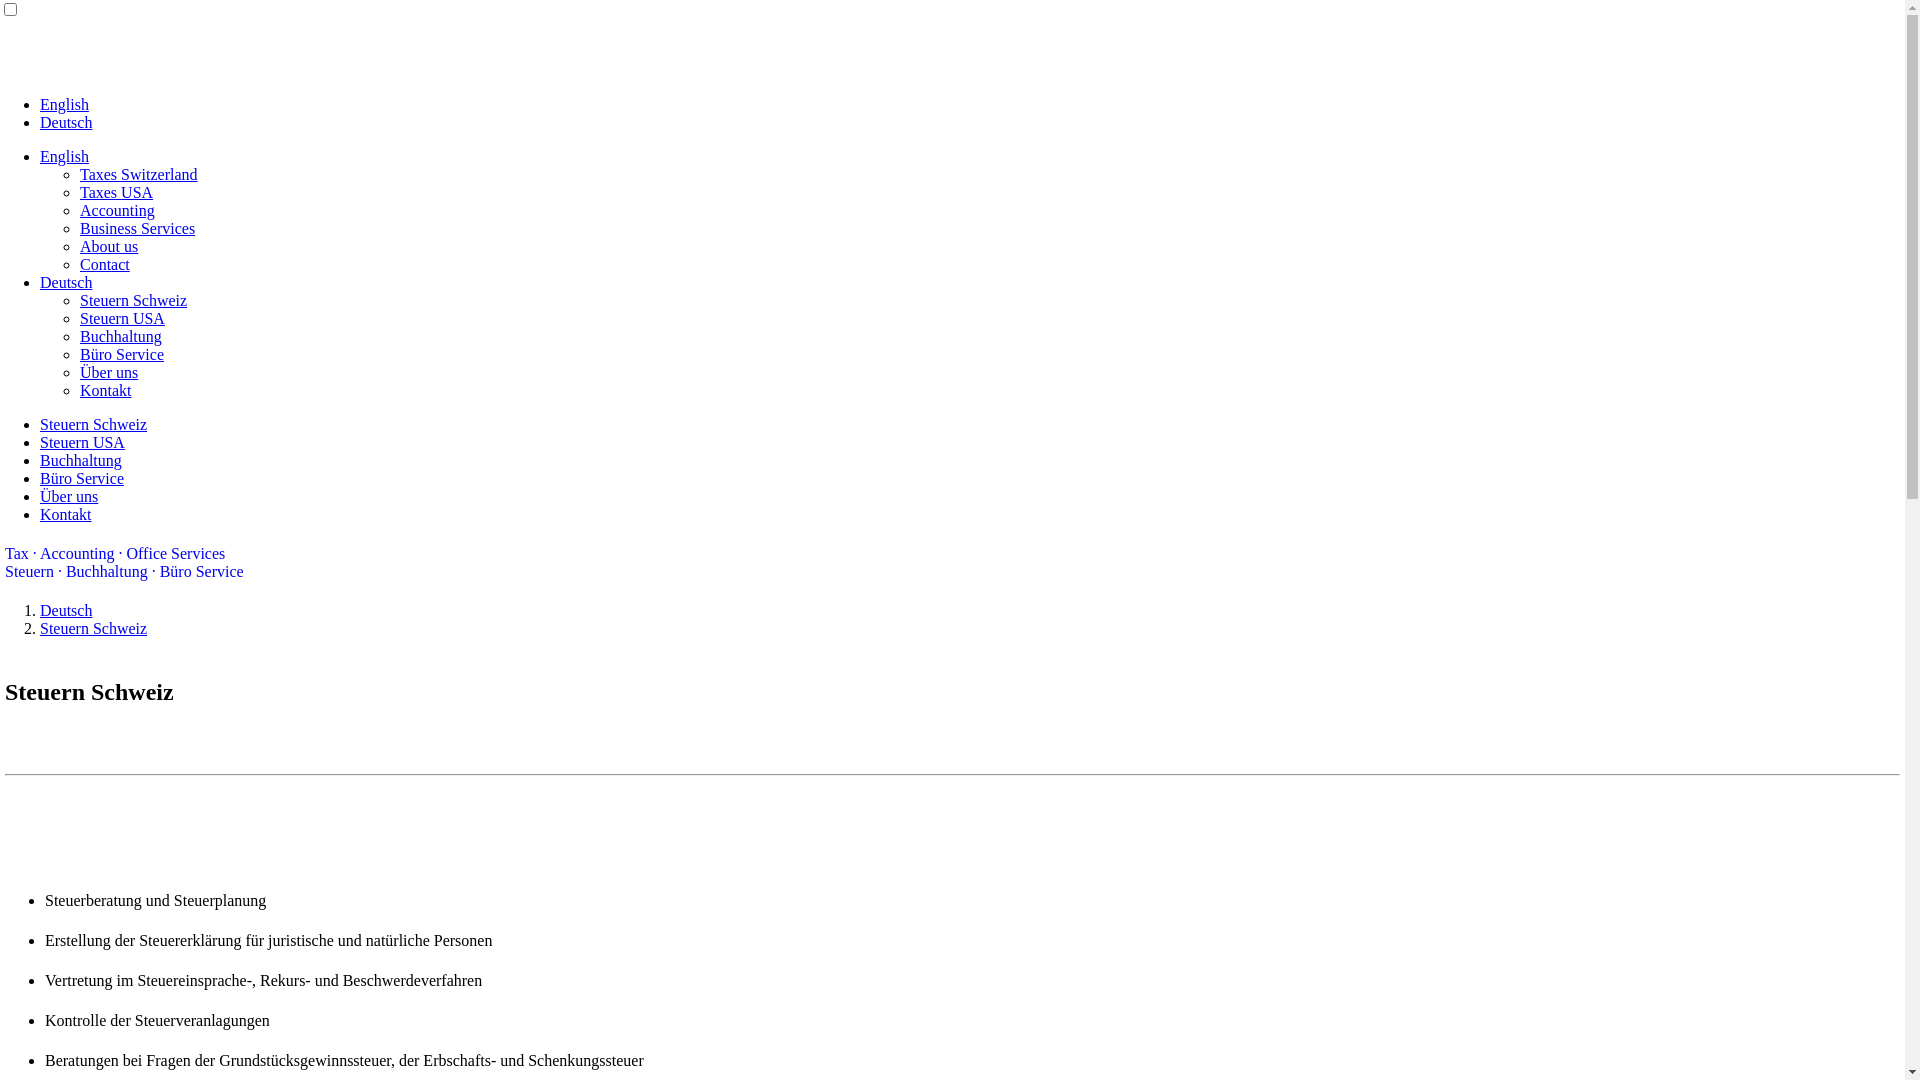 Image resolution: width=1920 pixels, height=1080 pixels. Describe the element at coordinates (66, 609) in the screenshot. I see `'Deutsch'` at that location.